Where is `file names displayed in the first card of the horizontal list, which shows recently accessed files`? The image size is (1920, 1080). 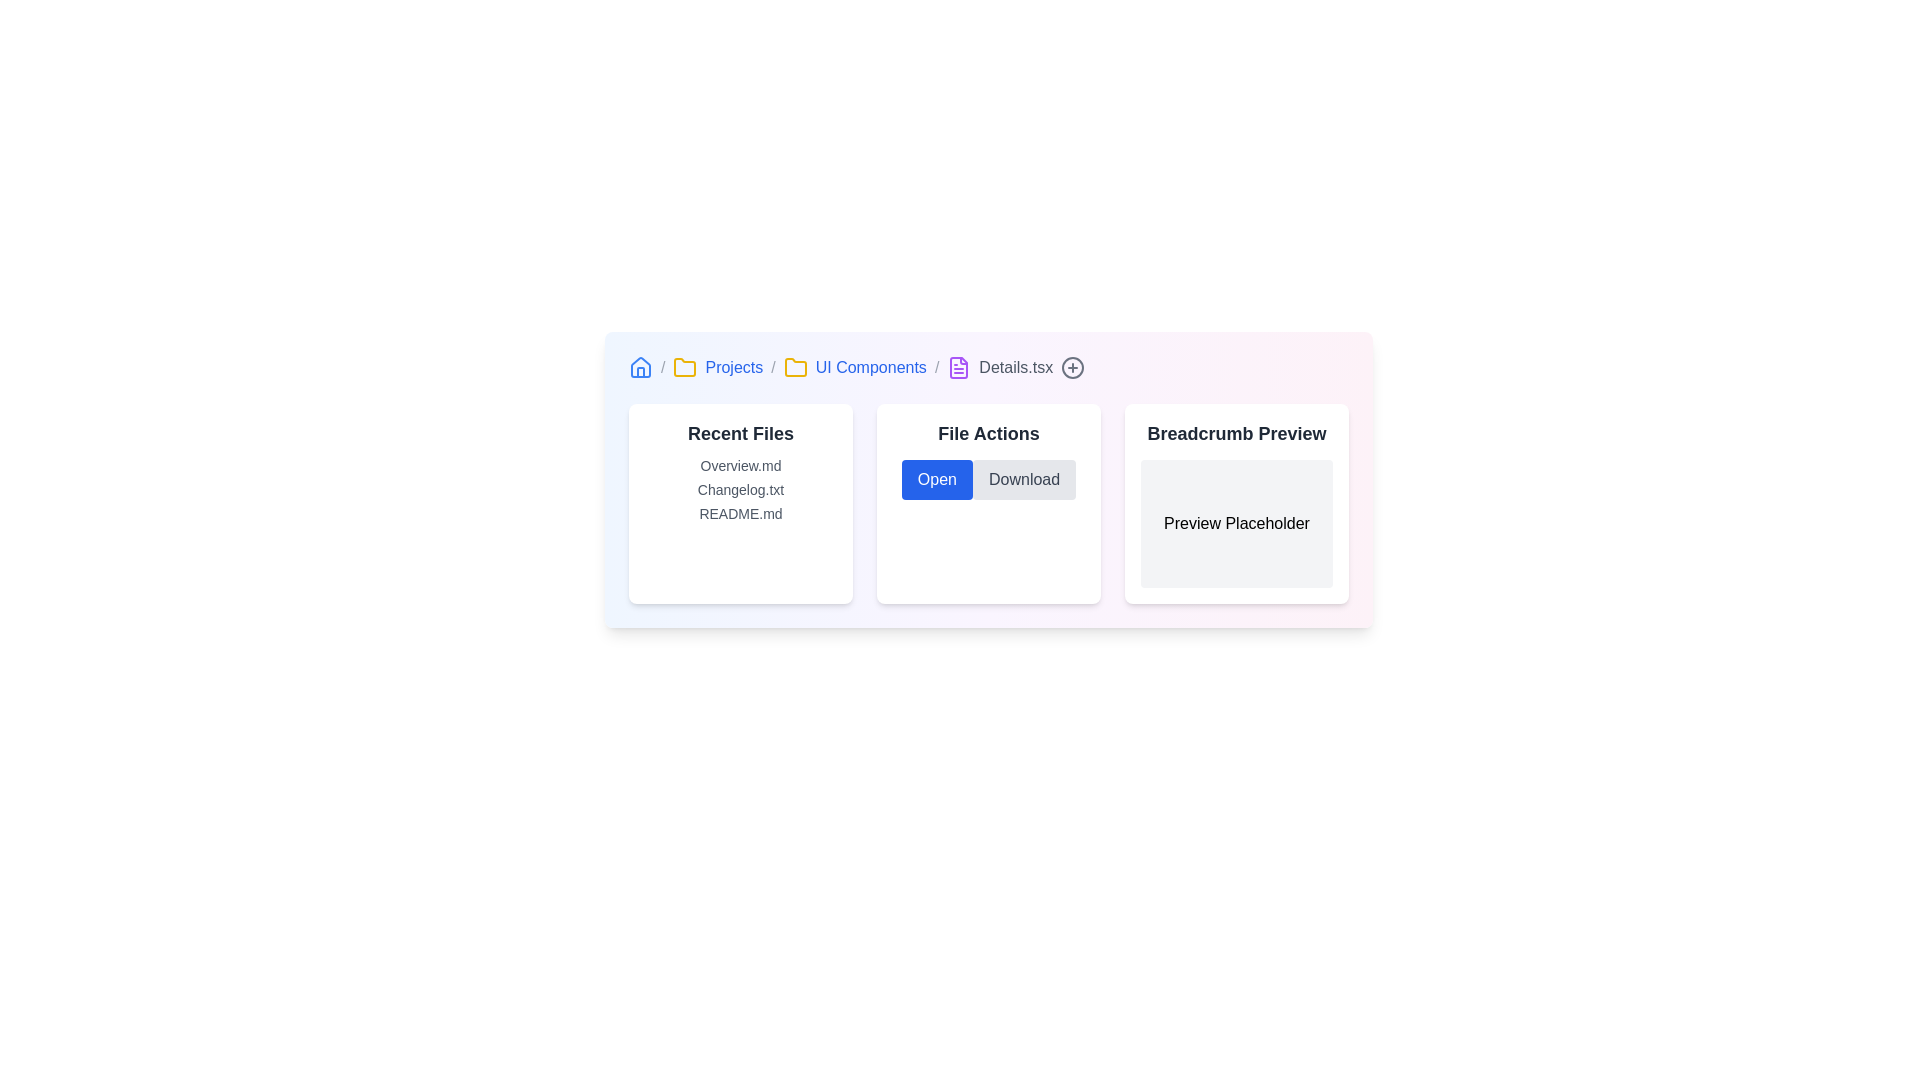 file names displayed in the first card of the horizontal list, which shows recently accessed files is located at coordinates (739, 503).